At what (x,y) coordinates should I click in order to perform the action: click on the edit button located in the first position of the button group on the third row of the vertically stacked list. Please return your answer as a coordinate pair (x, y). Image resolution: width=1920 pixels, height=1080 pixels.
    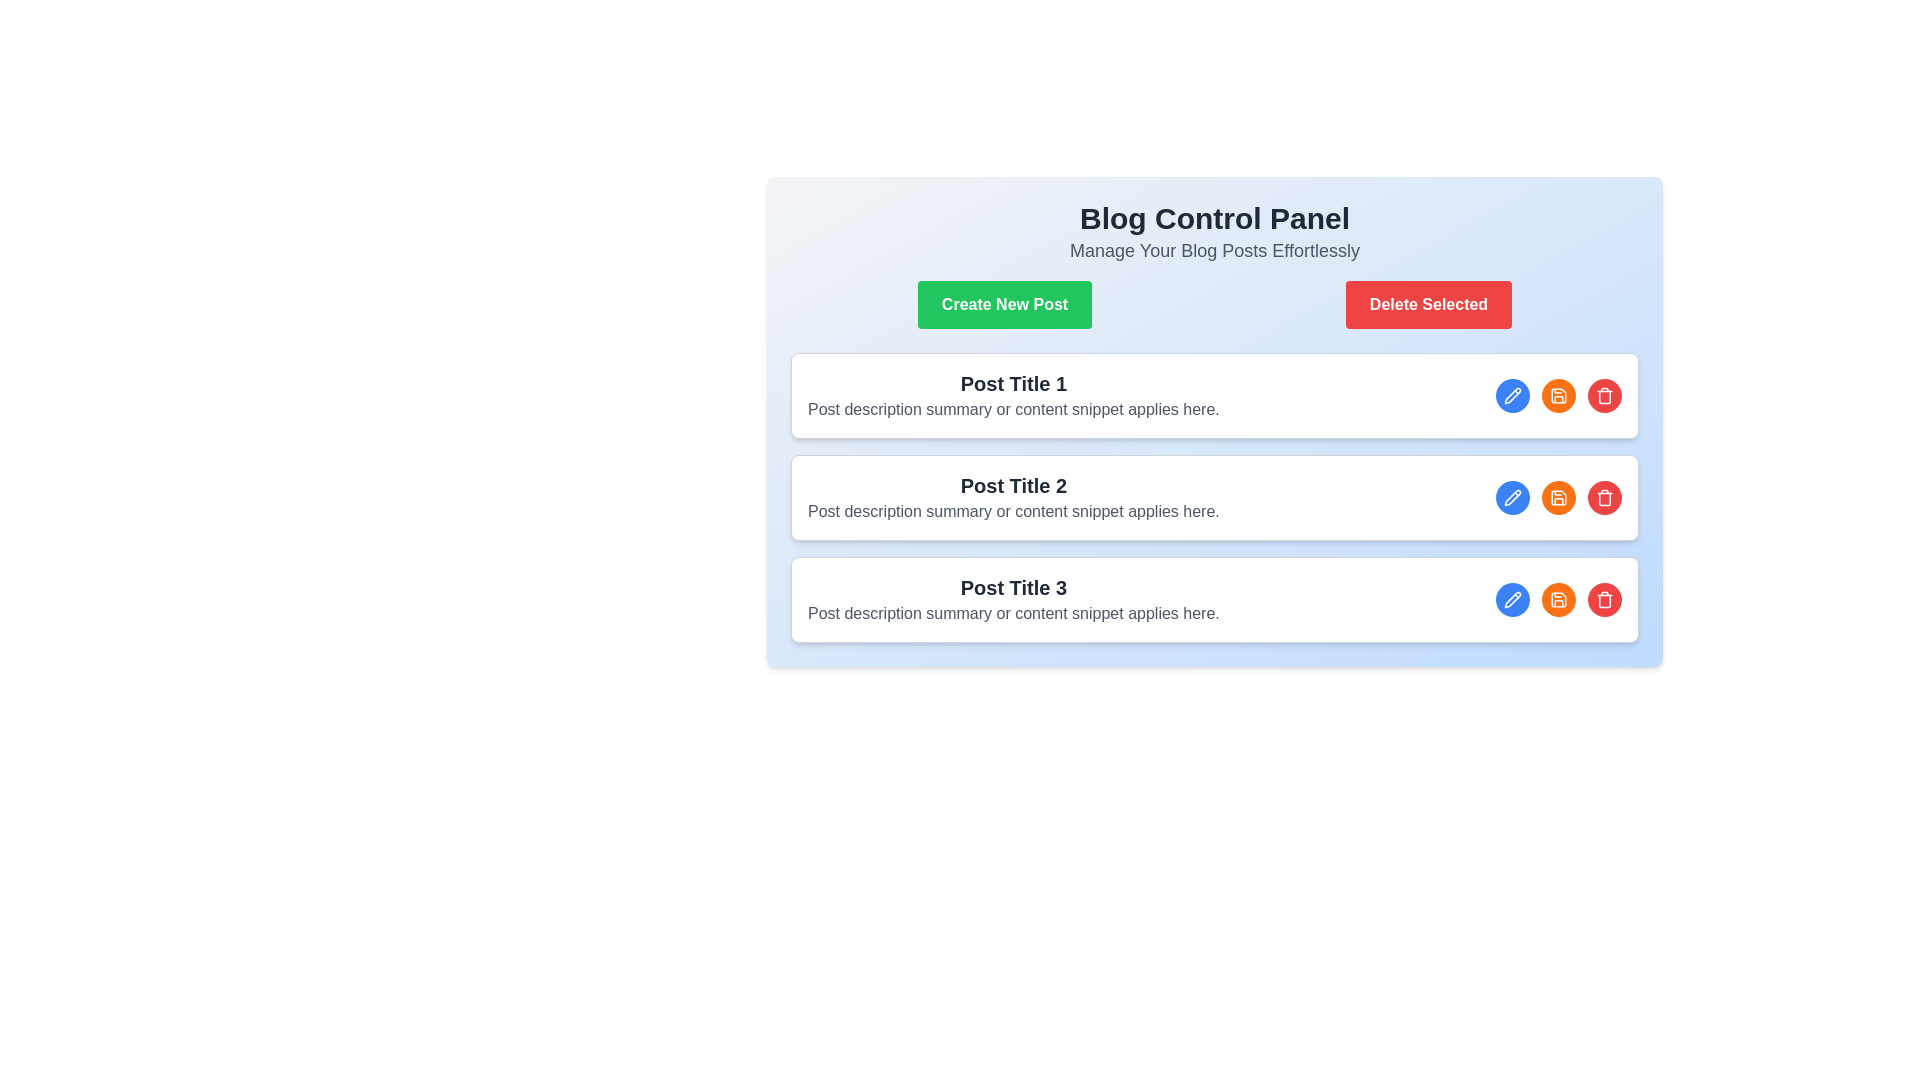
    Looking at the image, I should click on (1512, 599).